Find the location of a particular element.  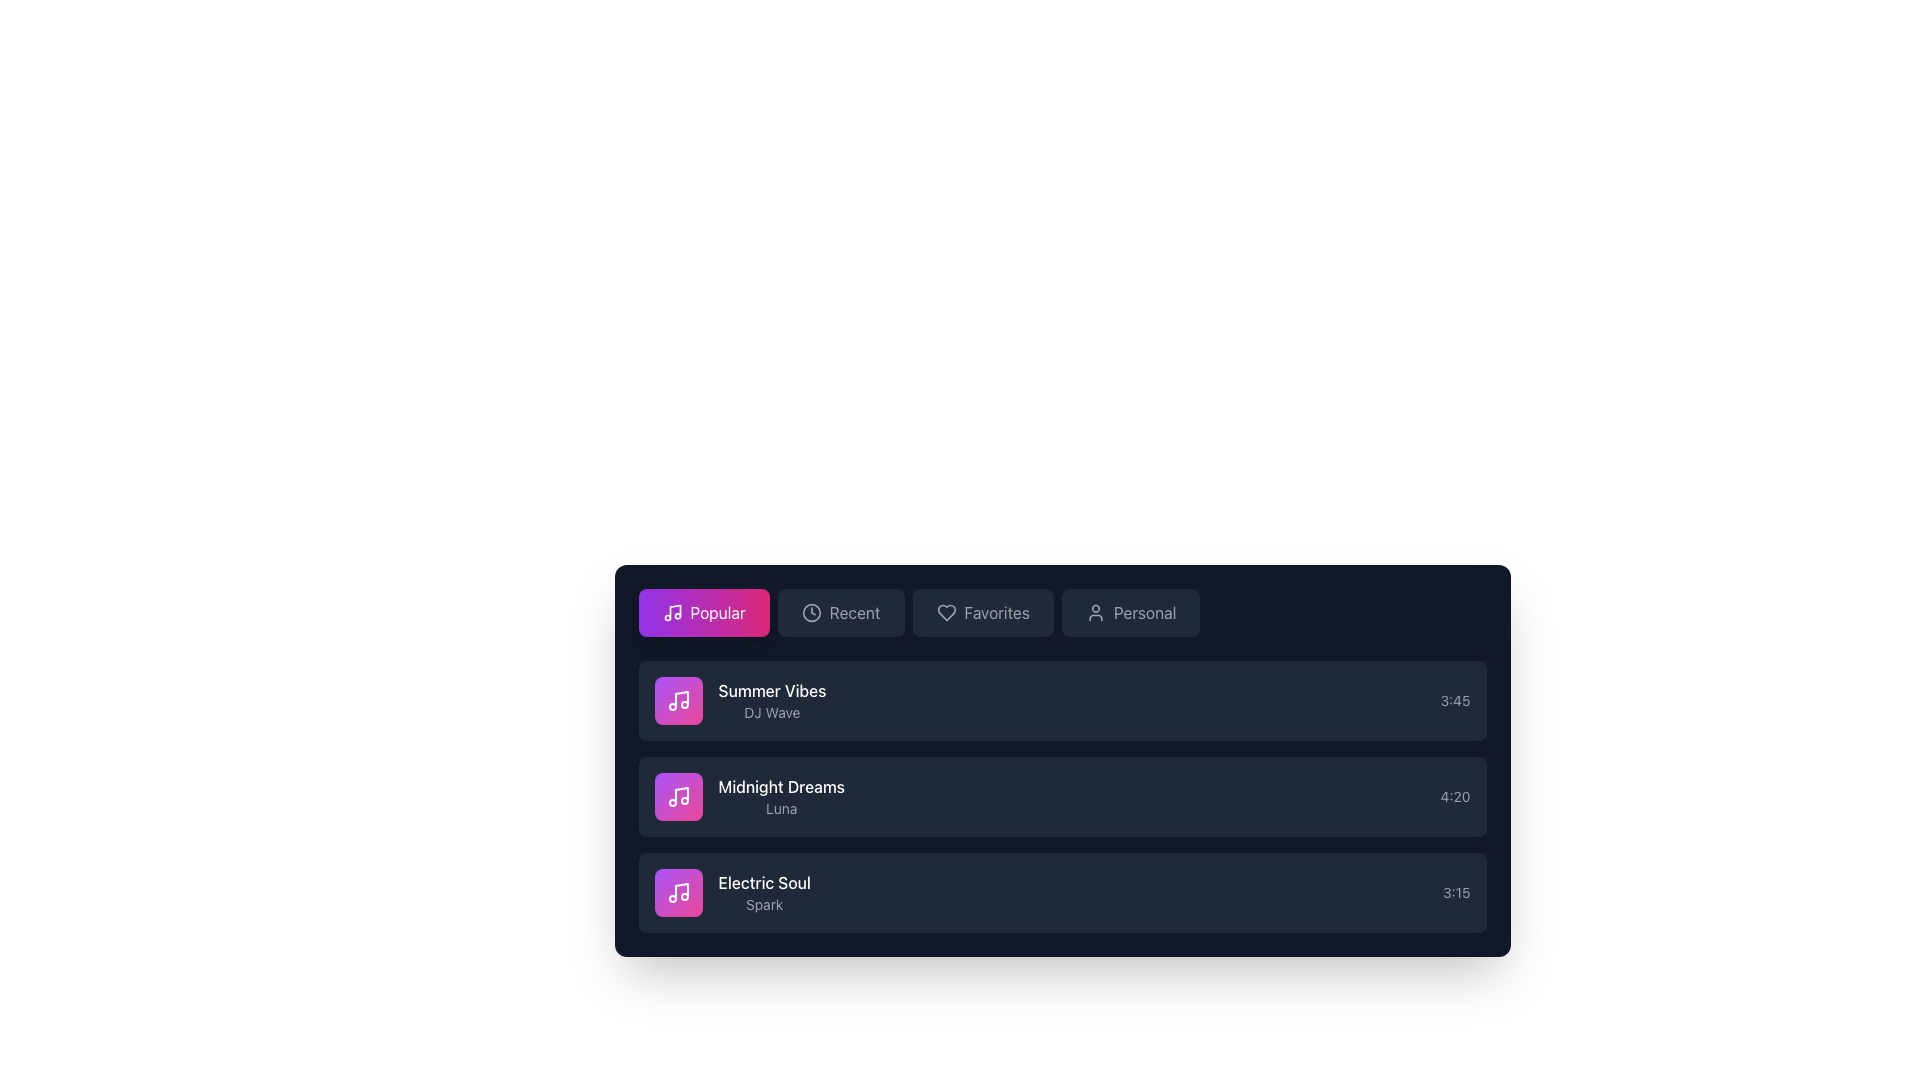

the square icon with a rounded design and a gradient background transitioning from purple to pink, featuring a white musical note graphic, located in the 'Popular' tab, next to 'Summer Vibes' is located at coordinates (678, 700).